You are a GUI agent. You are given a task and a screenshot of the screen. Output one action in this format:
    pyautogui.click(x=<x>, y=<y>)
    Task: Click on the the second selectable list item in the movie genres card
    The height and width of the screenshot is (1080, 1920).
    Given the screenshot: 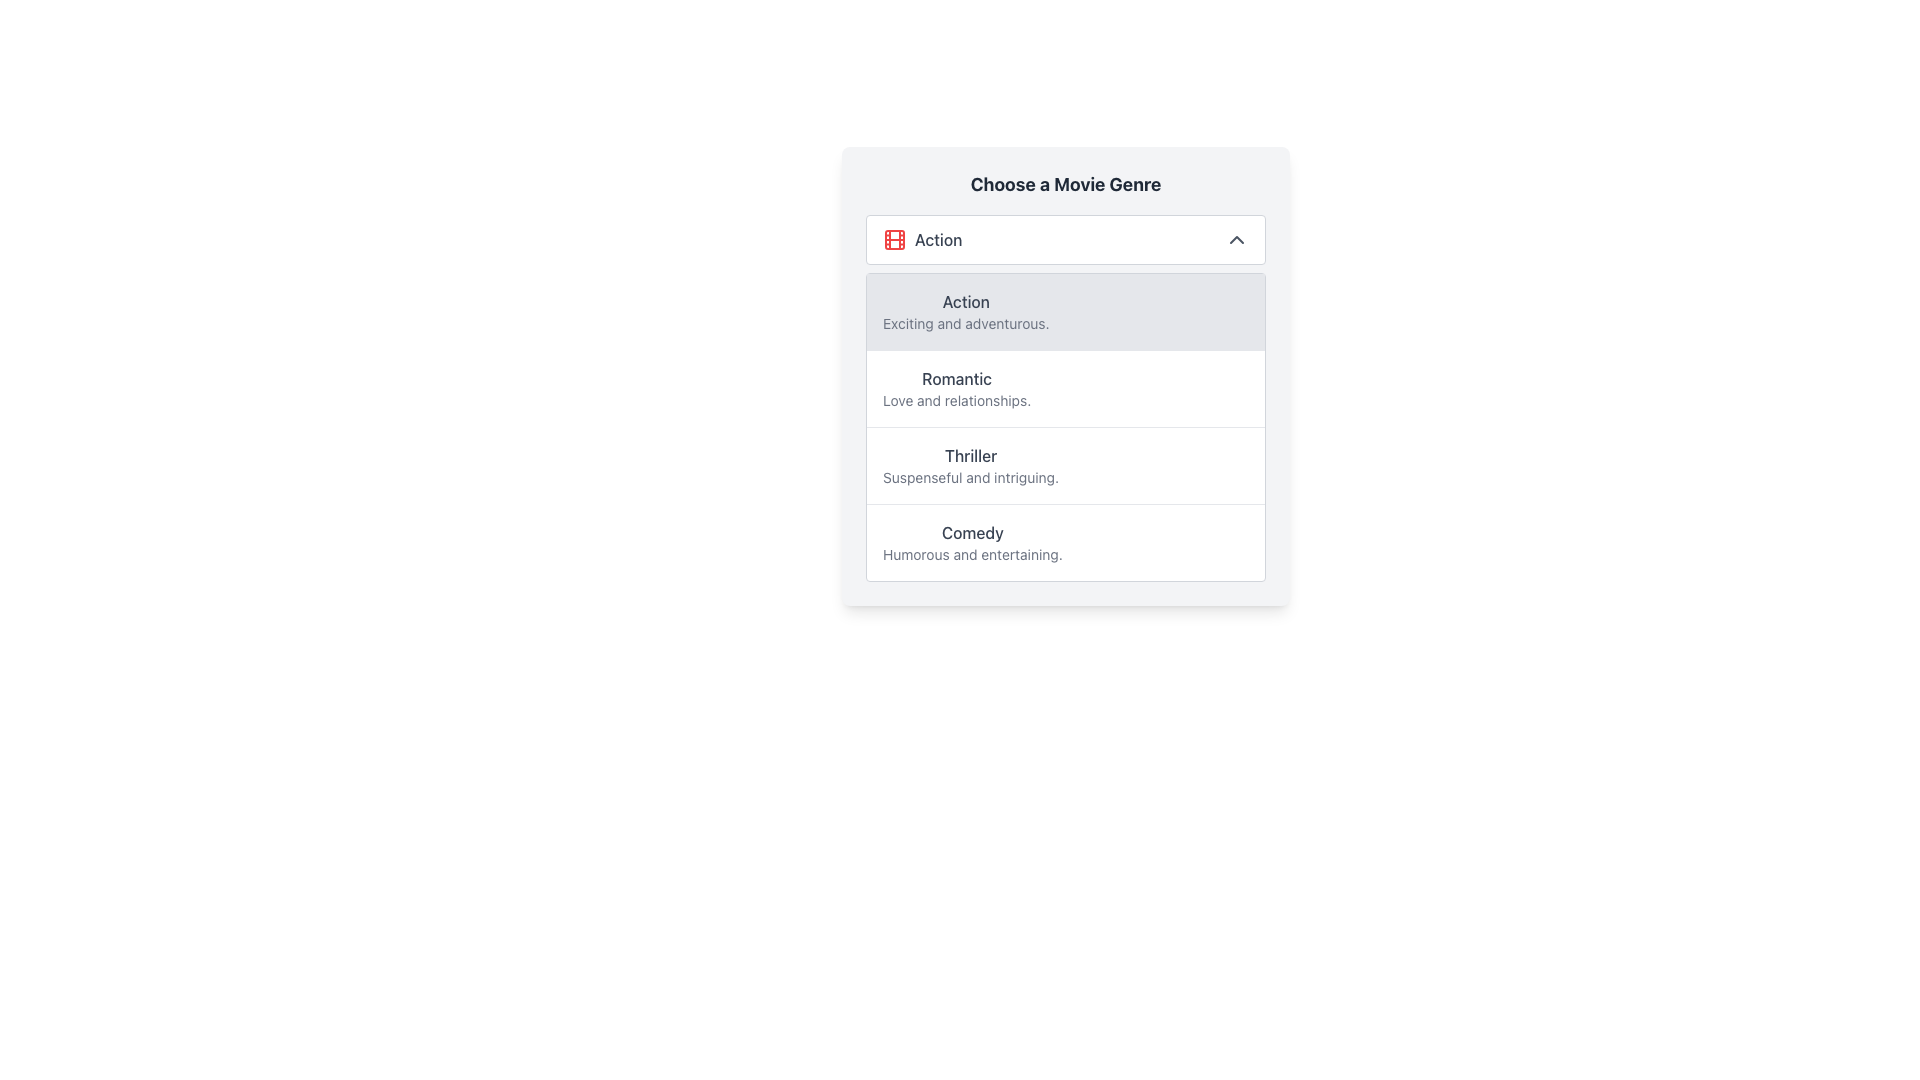 What is the action you would take?
    pyautogui.click(x=1064, y=376)
    